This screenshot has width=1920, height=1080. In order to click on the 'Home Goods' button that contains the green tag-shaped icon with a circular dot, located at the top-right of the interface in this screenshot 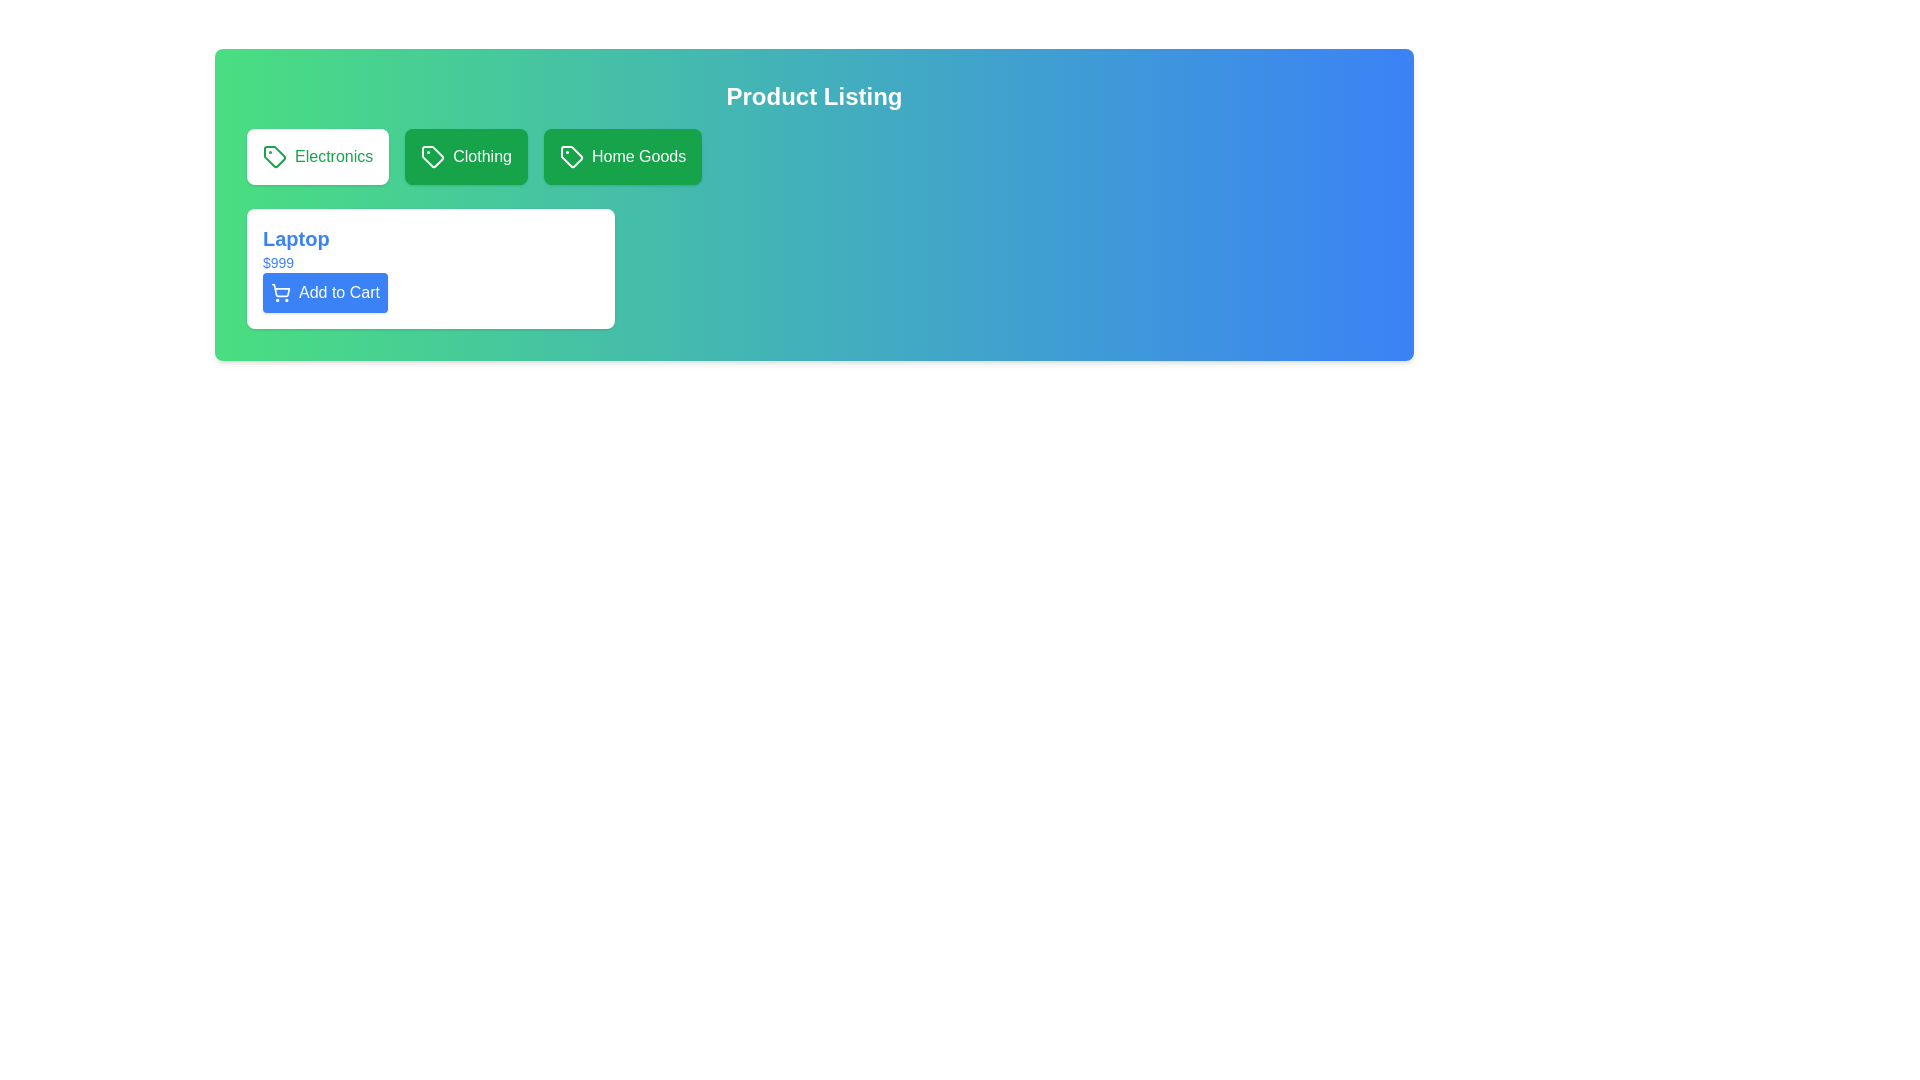, I will do `click(570, 156)`.